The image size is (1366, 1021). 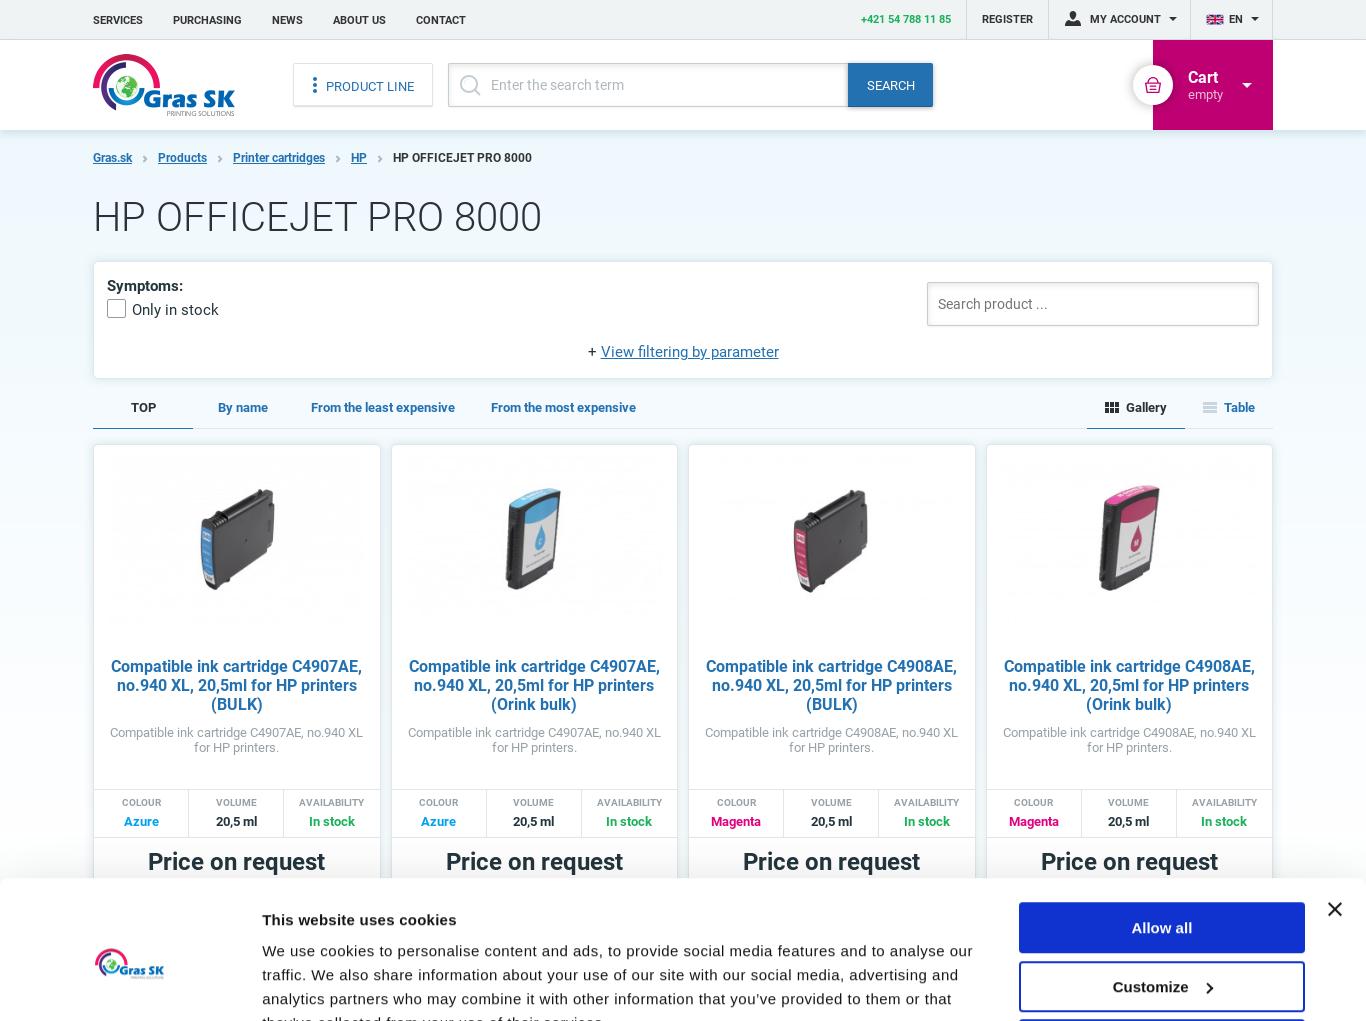 What do you see at coordinates (261, 868) in the screenshot?
I see `'We use cookies to personalise content and ads, to provide social media features and to analyse our traffic. We also share information about your use of our site with our social media, advertising and analytics partners who may combine it with other information that you’ve provided to them or that they’ve collected from your use of their services.'` at bounding box center [261, 868].